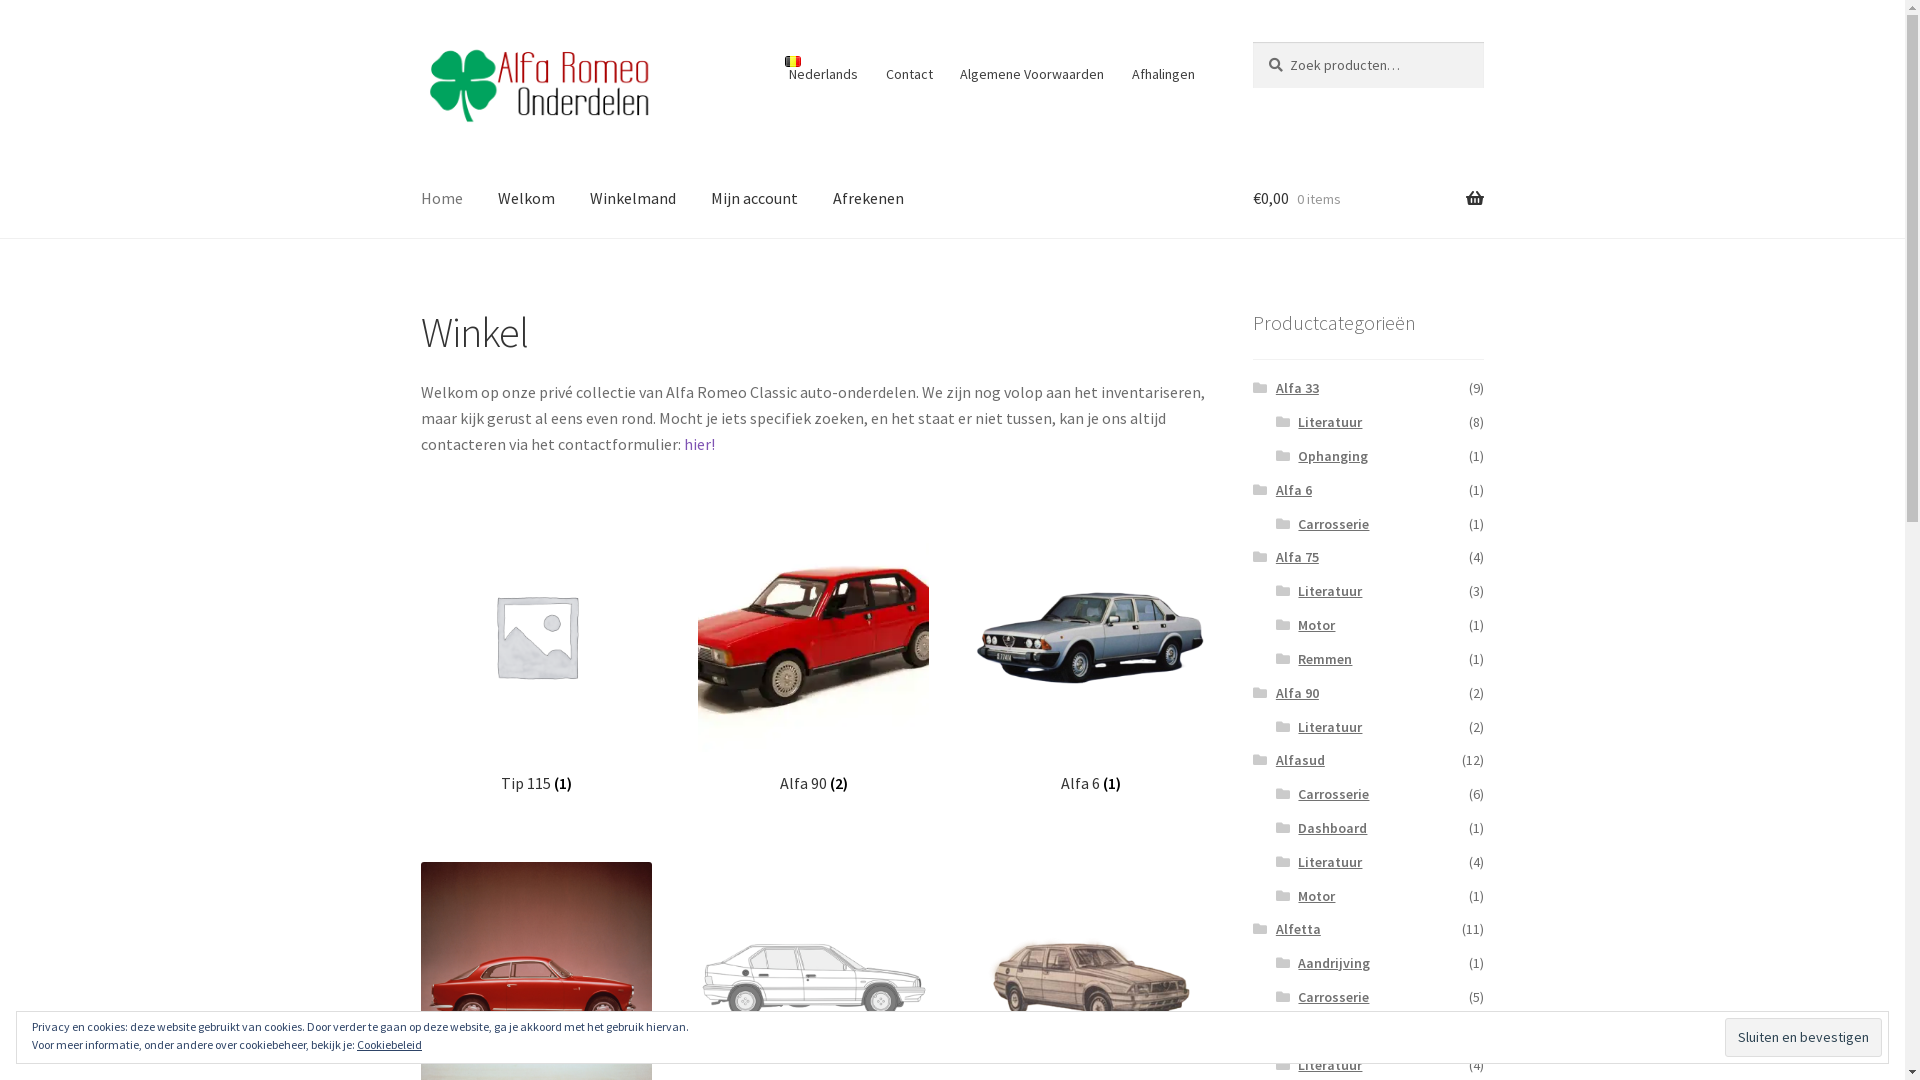 This screenshot has height=1080, width=1920. I want to click on 'Alfasud', so click(1300, 759).